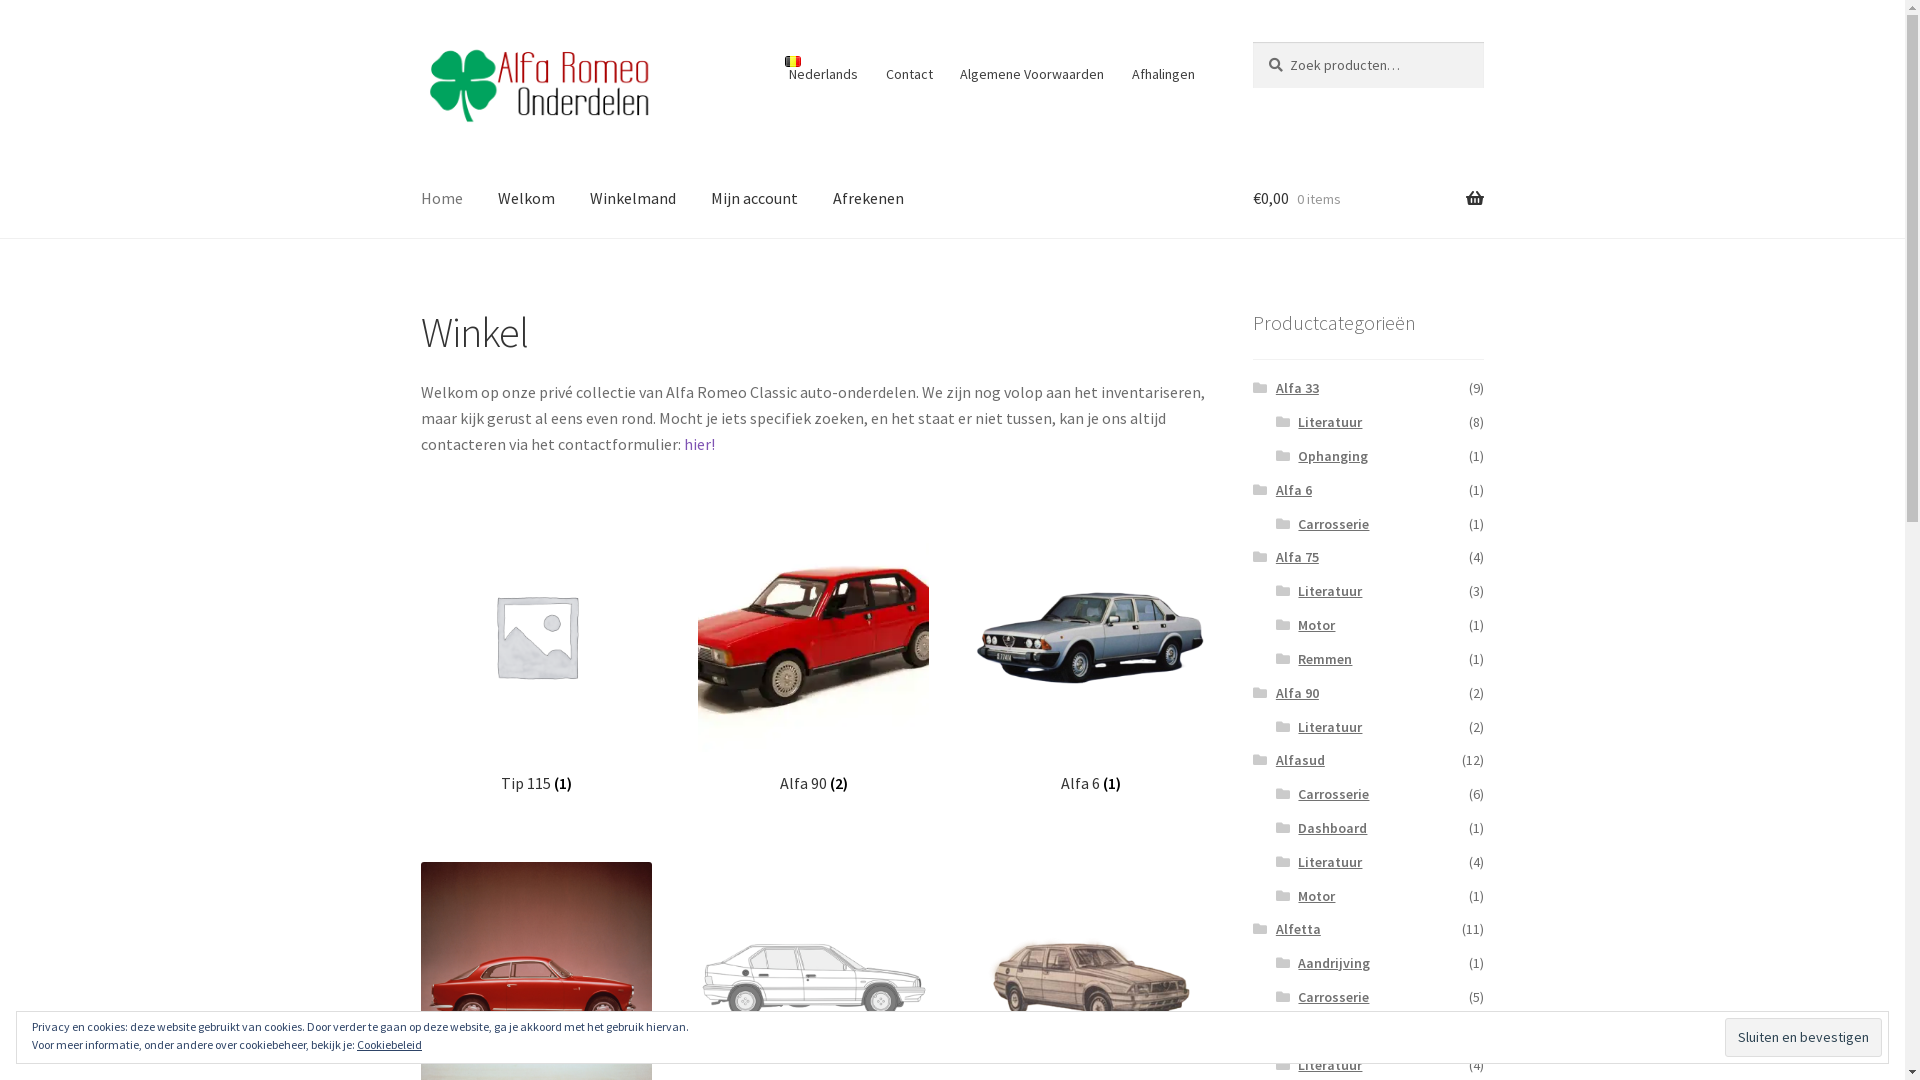 This screenshot has height=1080, width=1920. I want to click on 'Alfasud', so click(1300, 759).